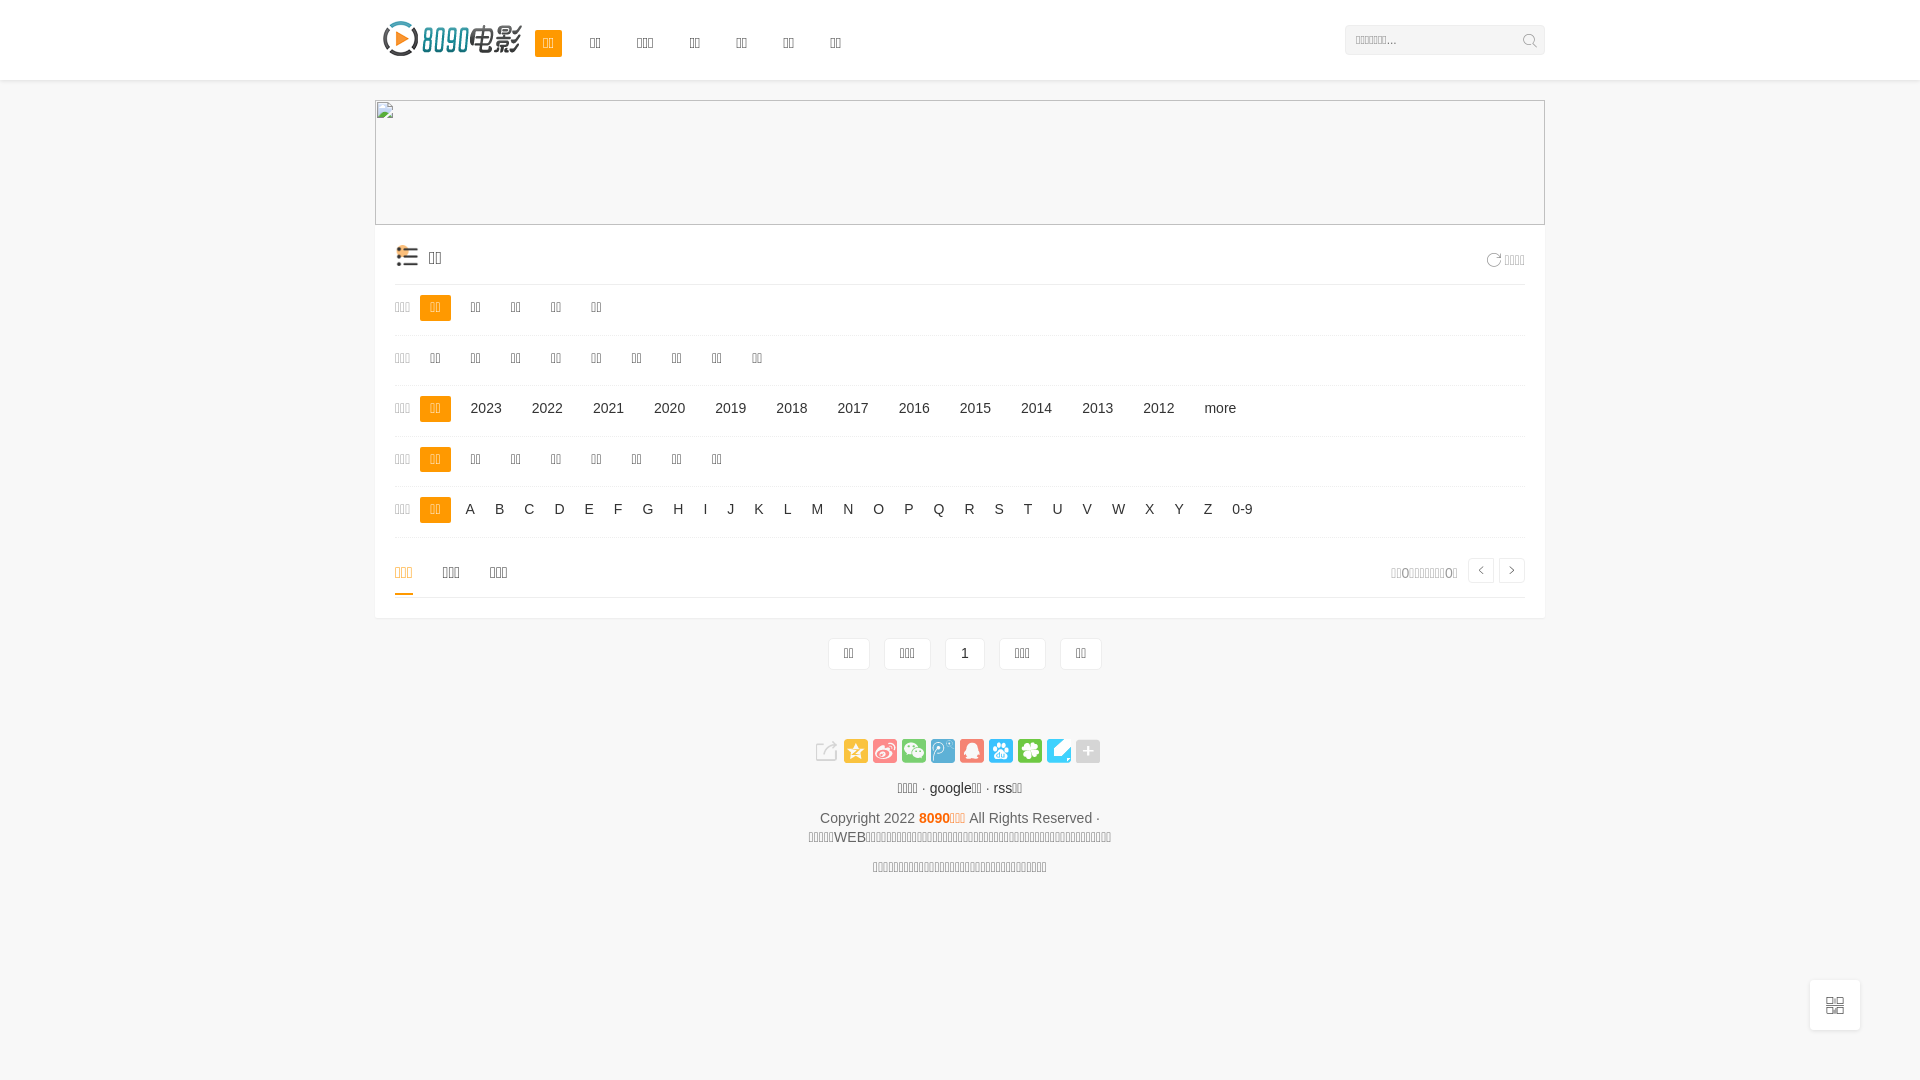  Describe the element at coordinates (999, 508) in the screenshot. I see `'S'` at that location.